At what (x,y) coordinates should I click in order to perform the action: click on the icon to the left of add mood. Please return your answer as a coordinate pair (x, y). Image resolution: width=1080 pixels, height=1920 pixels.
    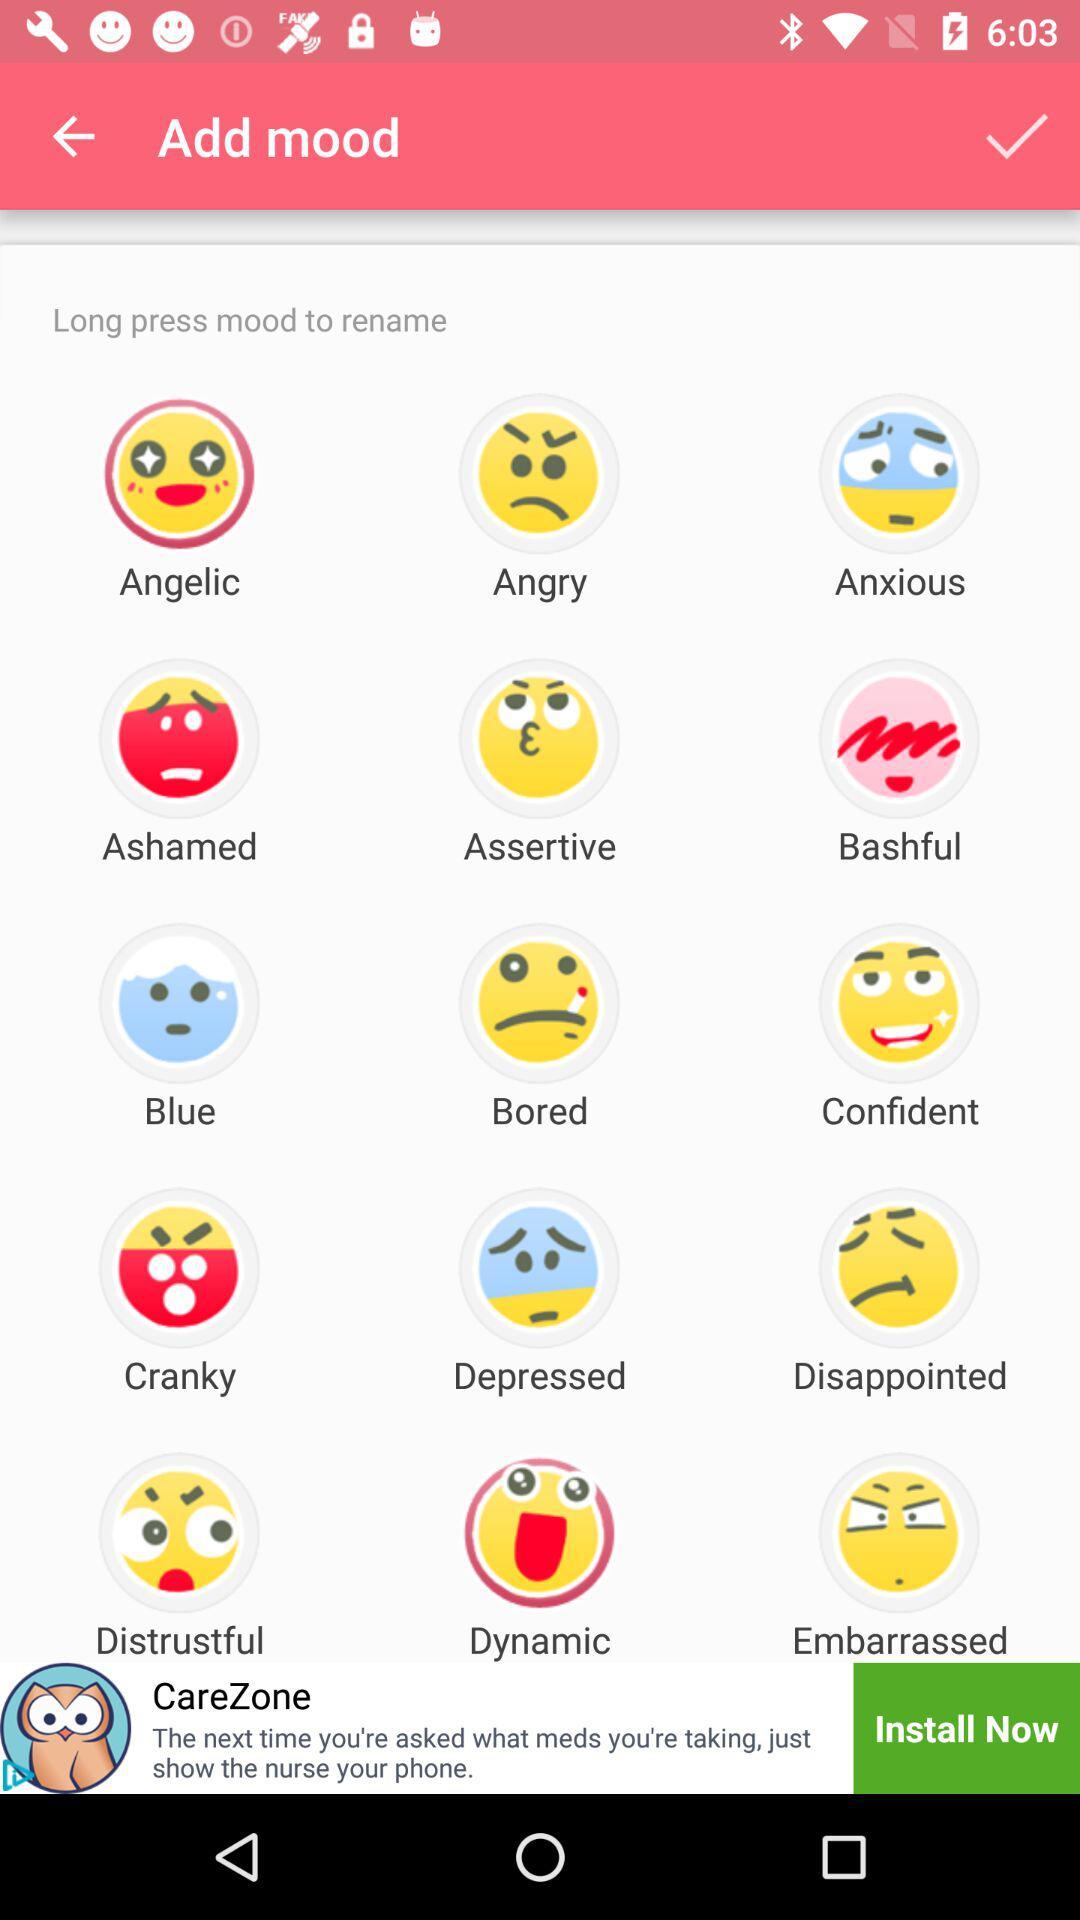
    Looking at the image, I should click on (72, 135).